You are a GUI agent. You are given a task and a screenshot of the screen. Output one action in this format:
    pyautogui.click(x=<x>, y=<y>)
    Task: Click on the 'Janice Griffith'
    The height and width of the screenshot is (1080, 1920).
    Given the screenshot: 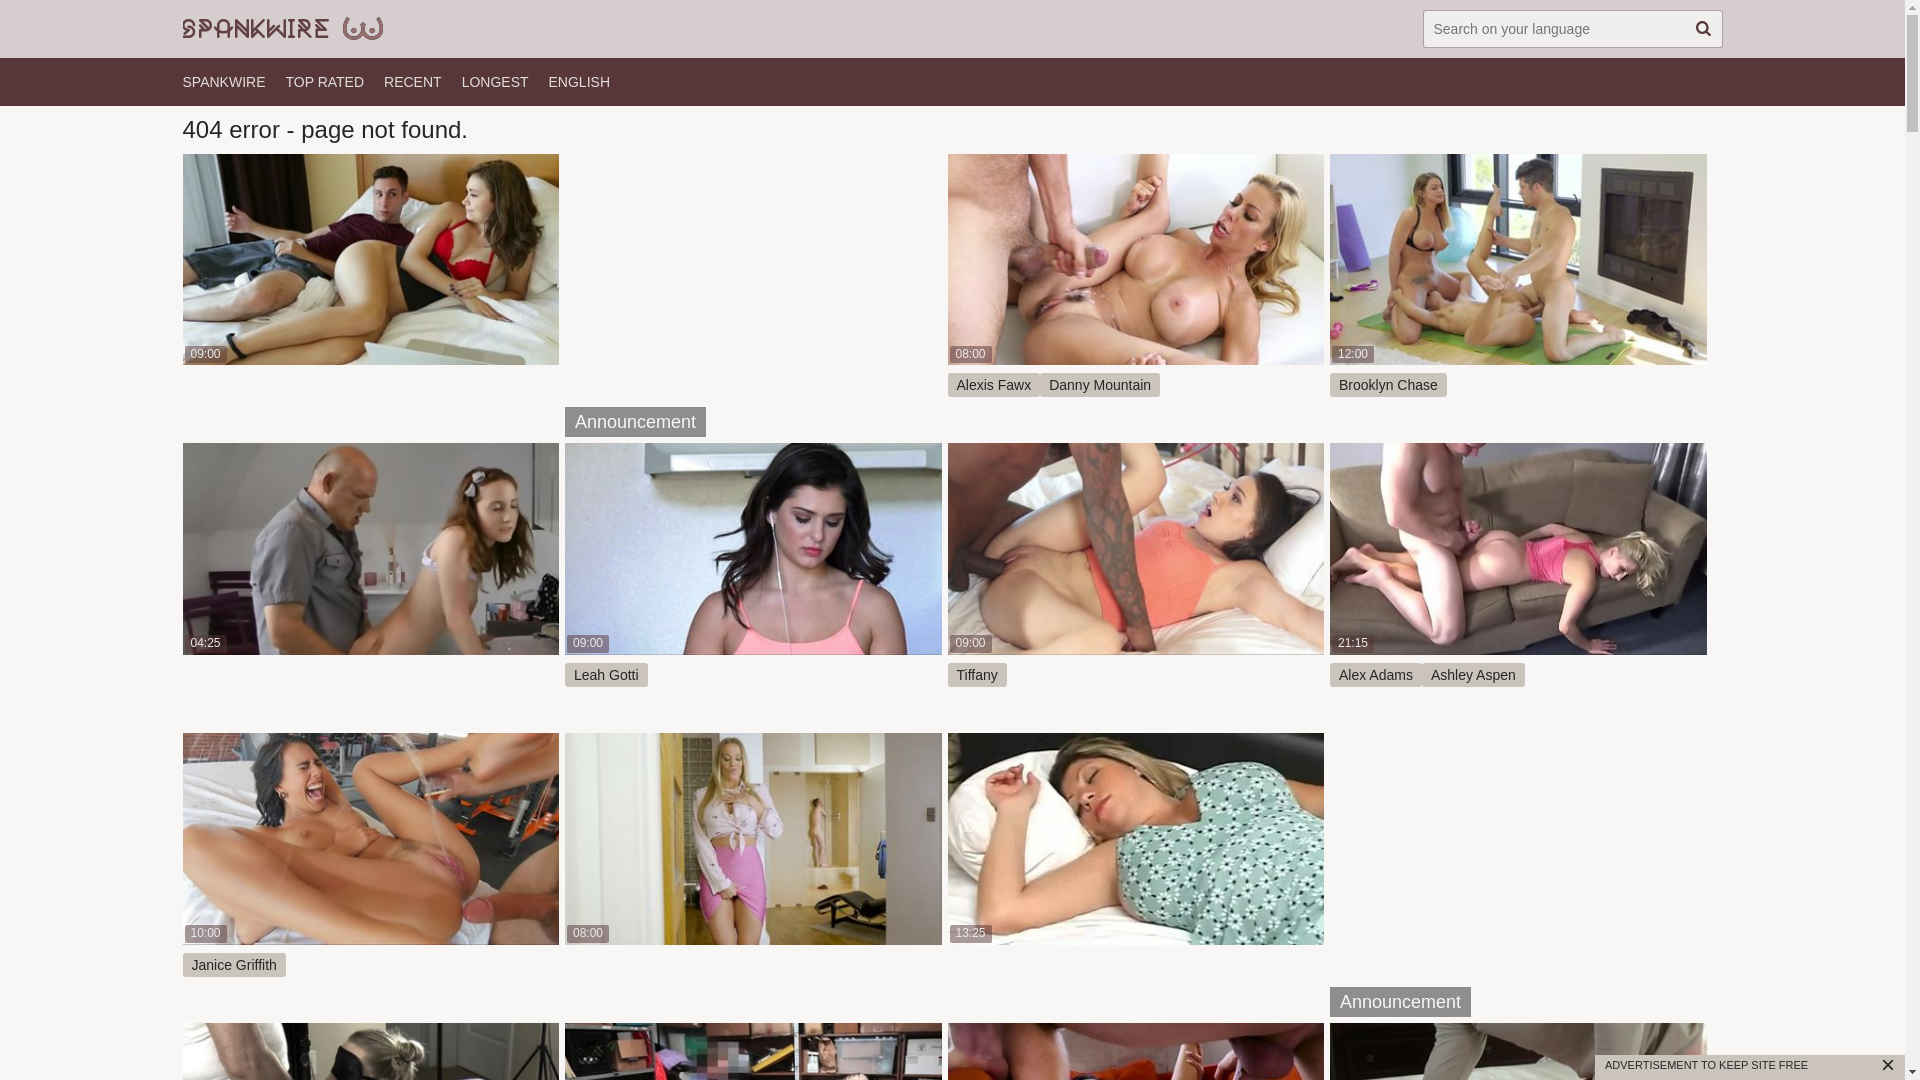 What is the action you would take?
    pyautogui.click(x=233, y=963)
    